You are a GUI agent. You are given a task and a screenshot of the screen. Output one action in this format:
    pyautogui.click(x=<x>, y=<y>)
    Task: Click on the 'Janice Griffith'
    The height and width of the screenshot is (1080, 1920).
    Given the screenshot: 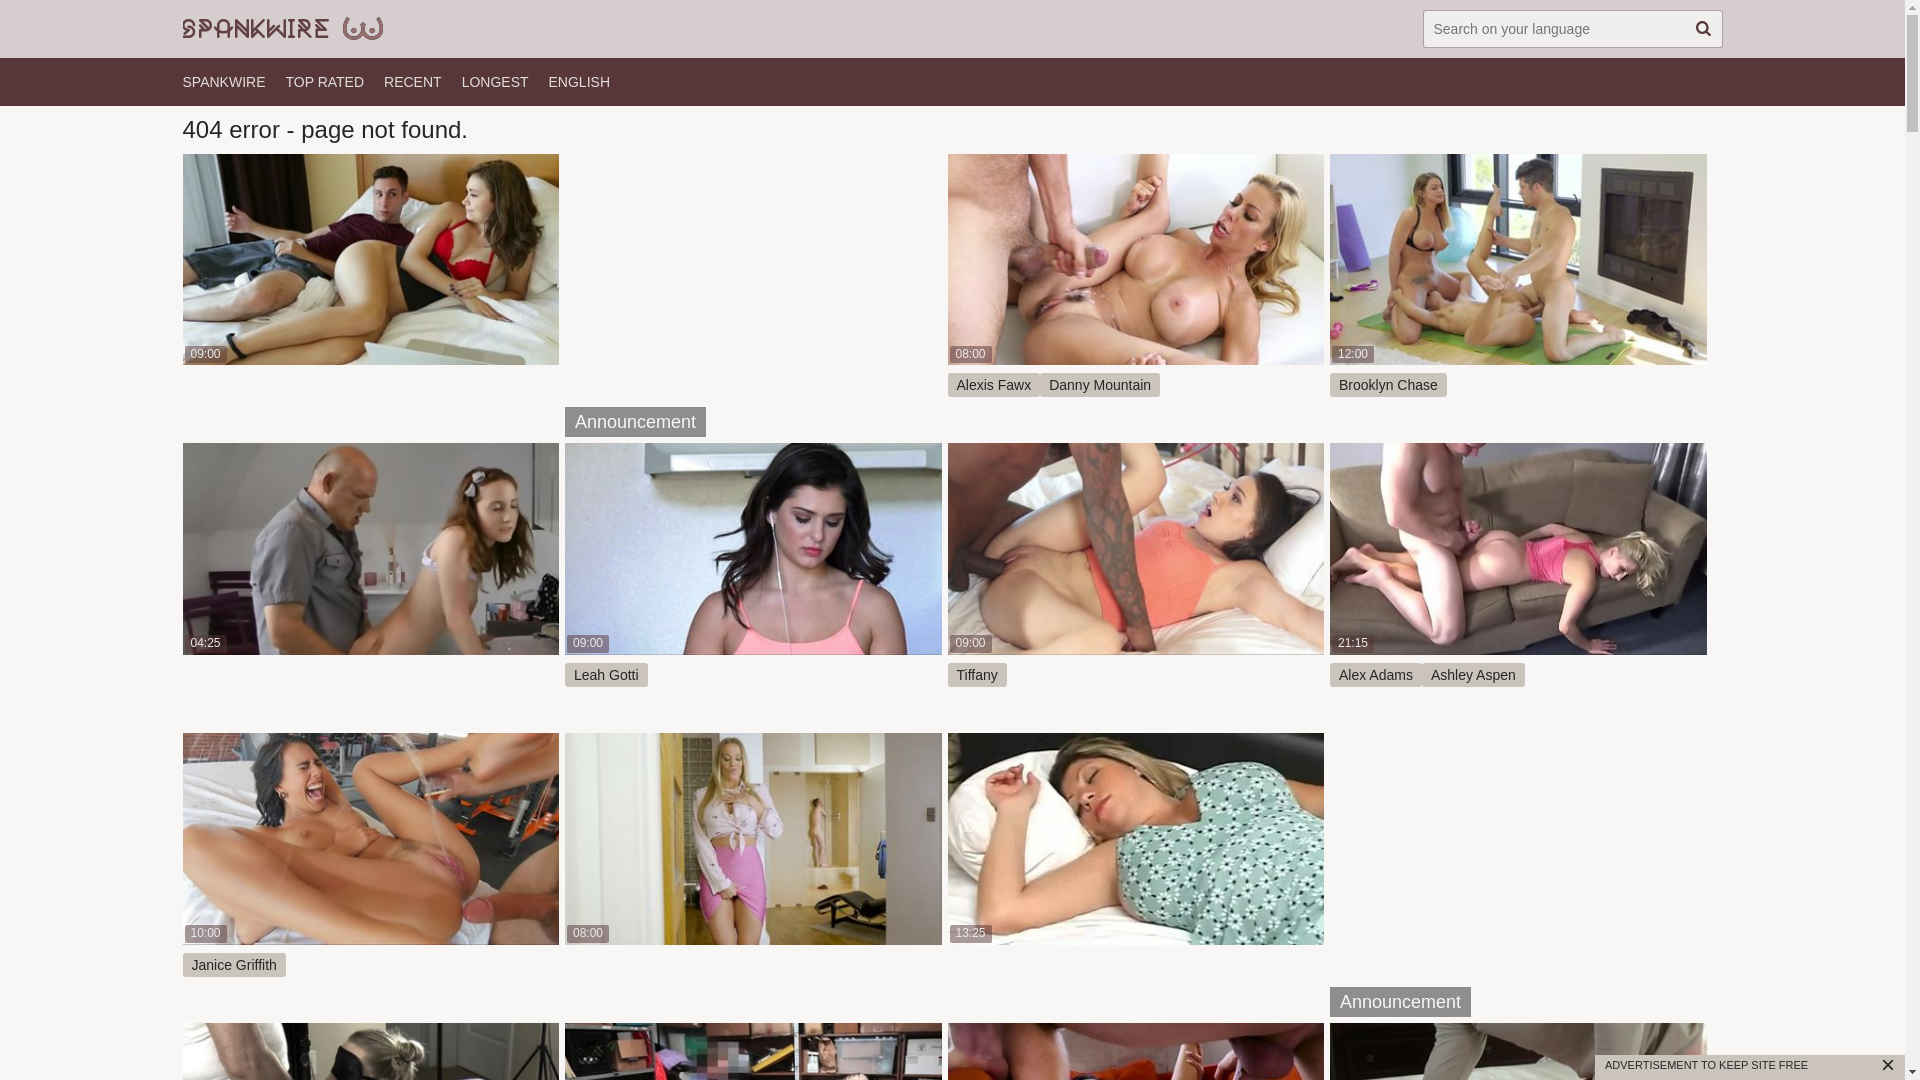 What is the action you would take?
    pyautogui.click(x=233, y=963)
    